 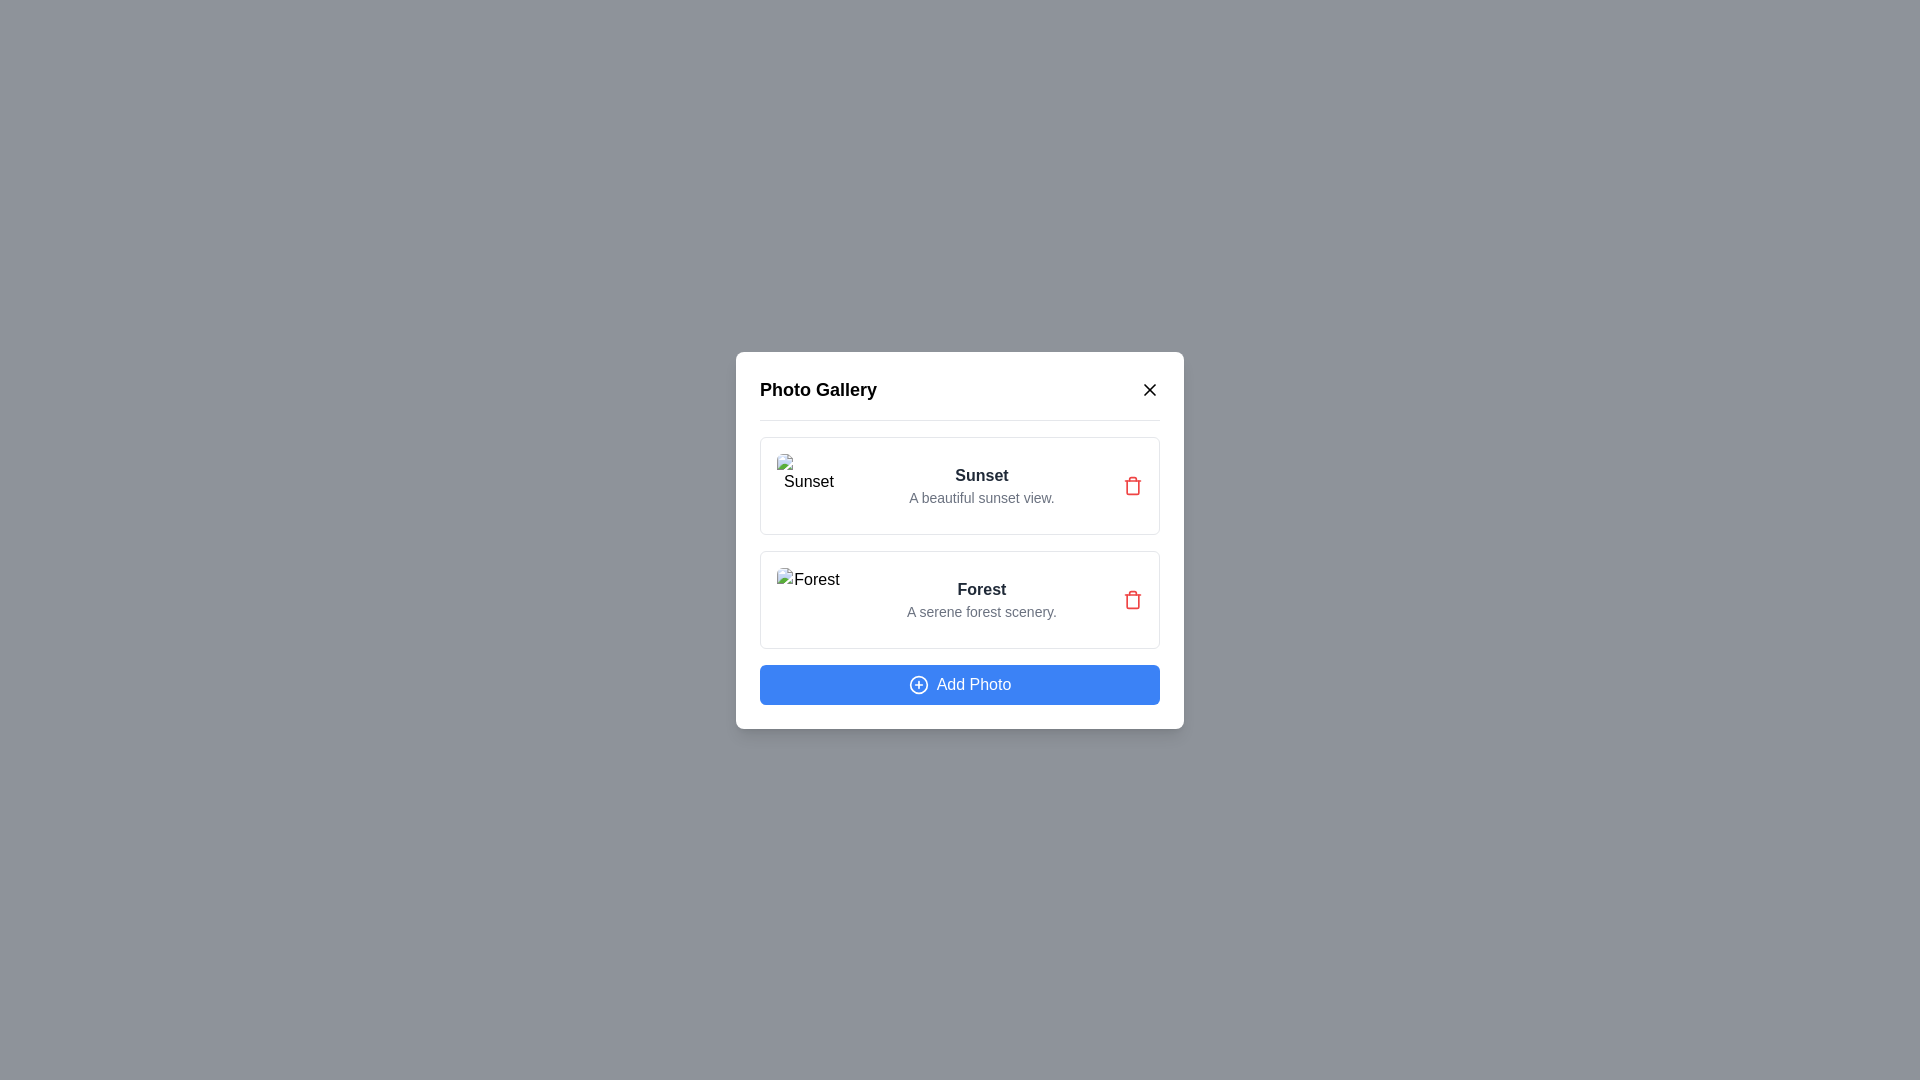 I want to click on the bold, dark-colored text 'Forest' in the second row of the 'Photo Gallery', so click(x=982, y=588).